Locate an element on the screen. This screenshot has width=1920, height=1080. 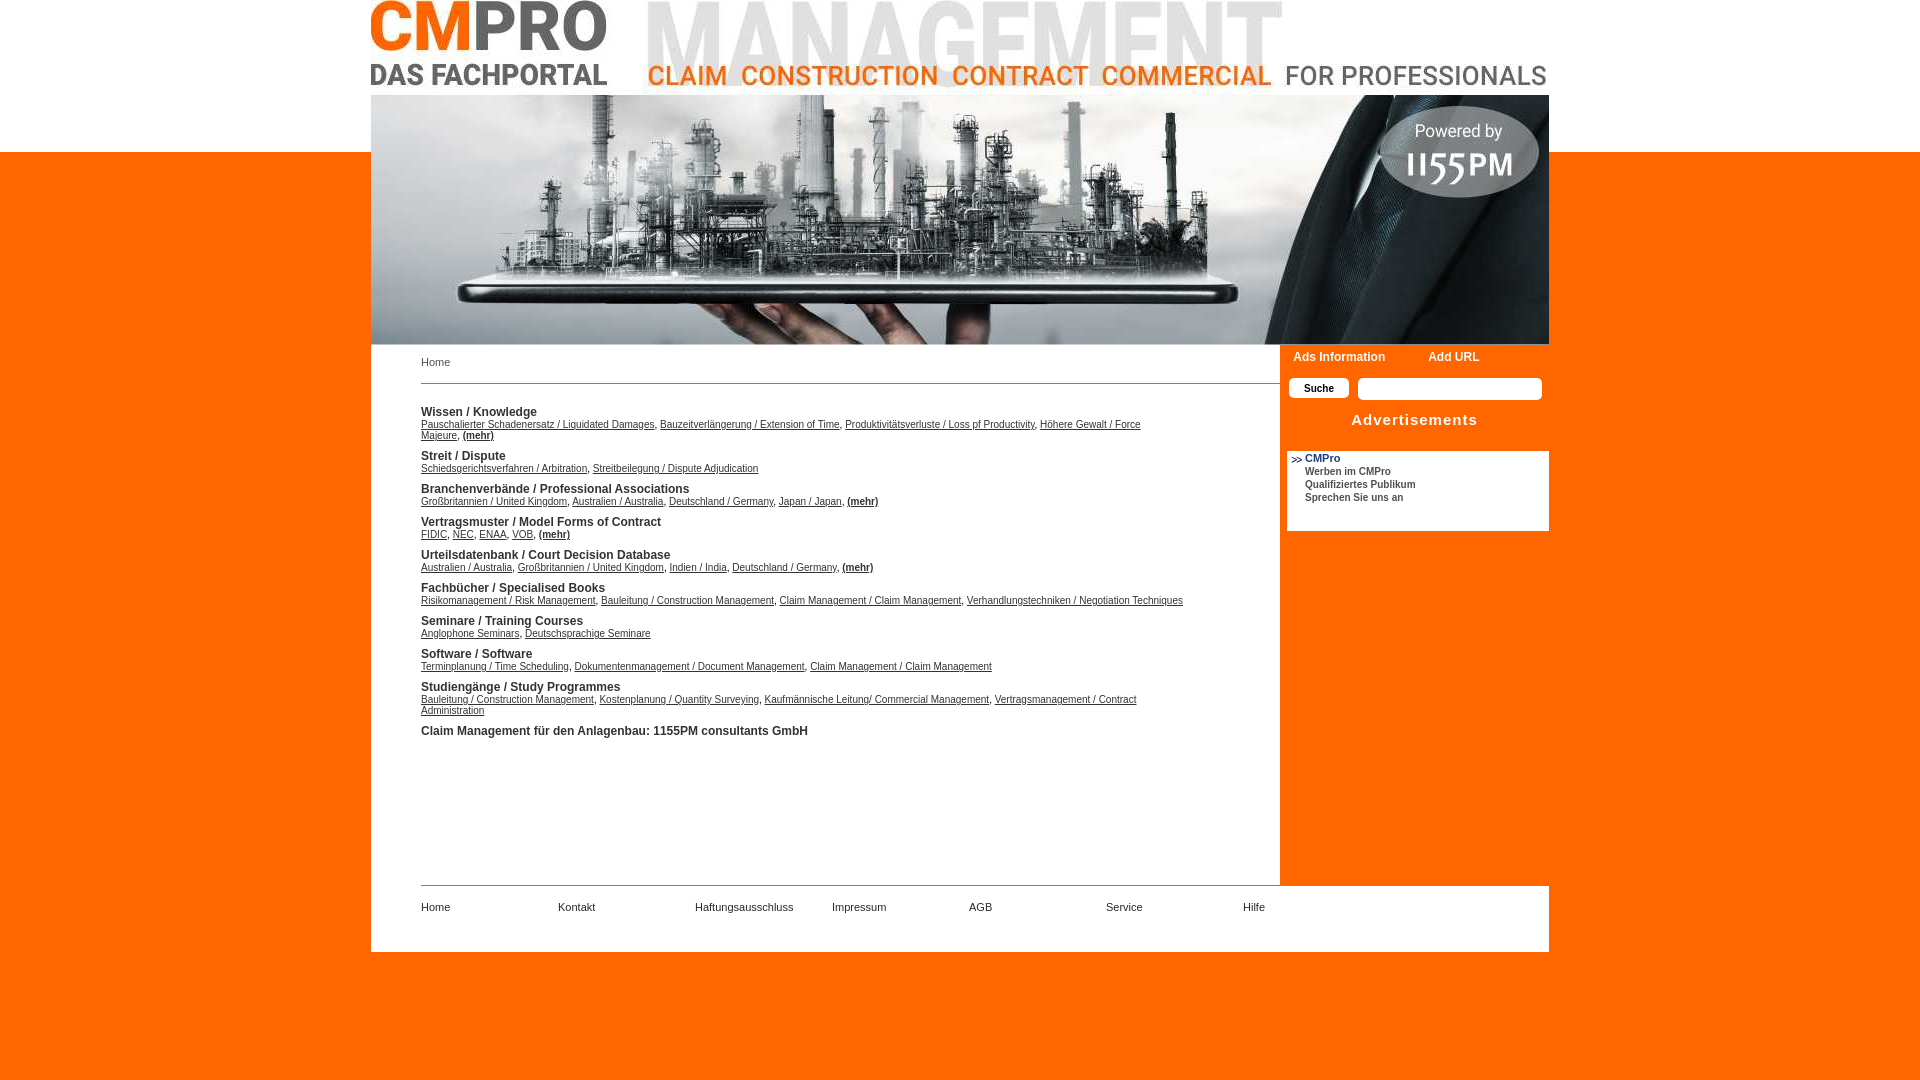
'Add URL' is located at coordinates (1427, 356).